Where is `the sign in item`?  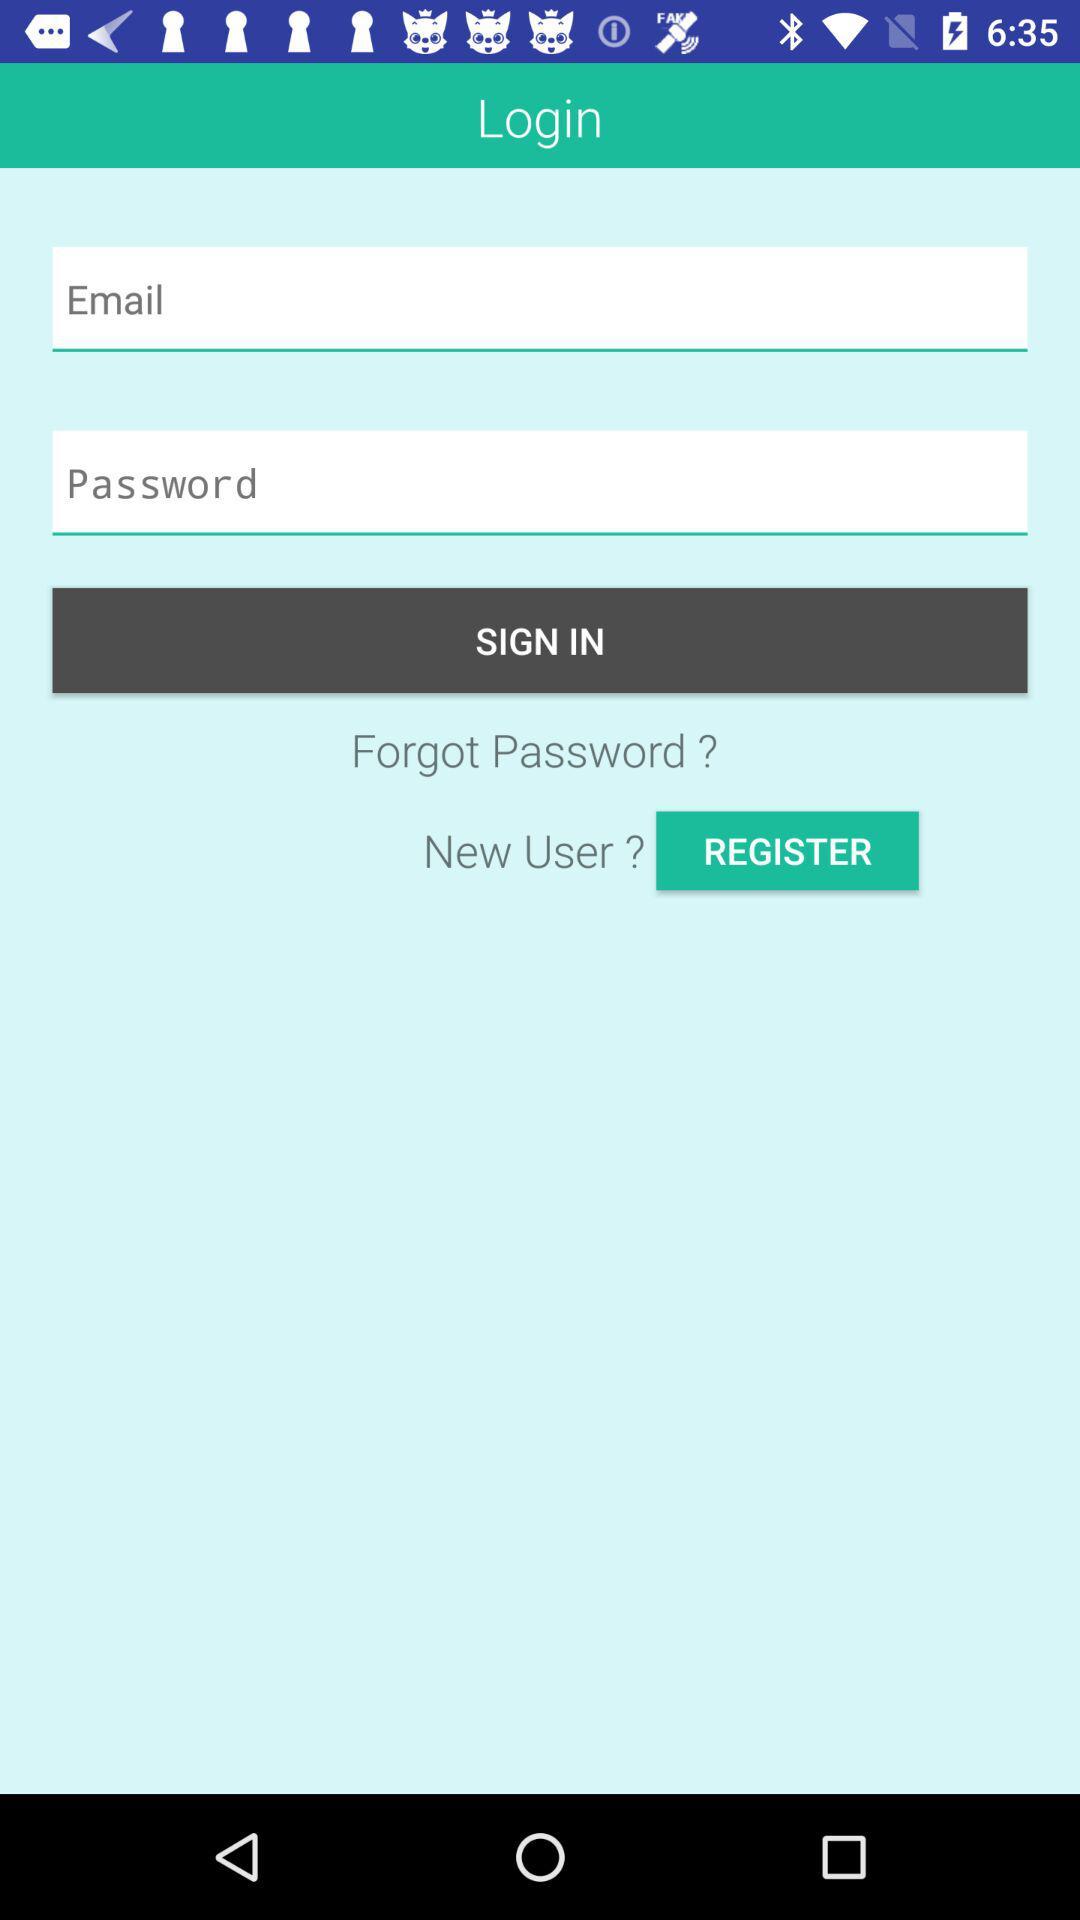
the sign in item is located at coordinates (540, 640).